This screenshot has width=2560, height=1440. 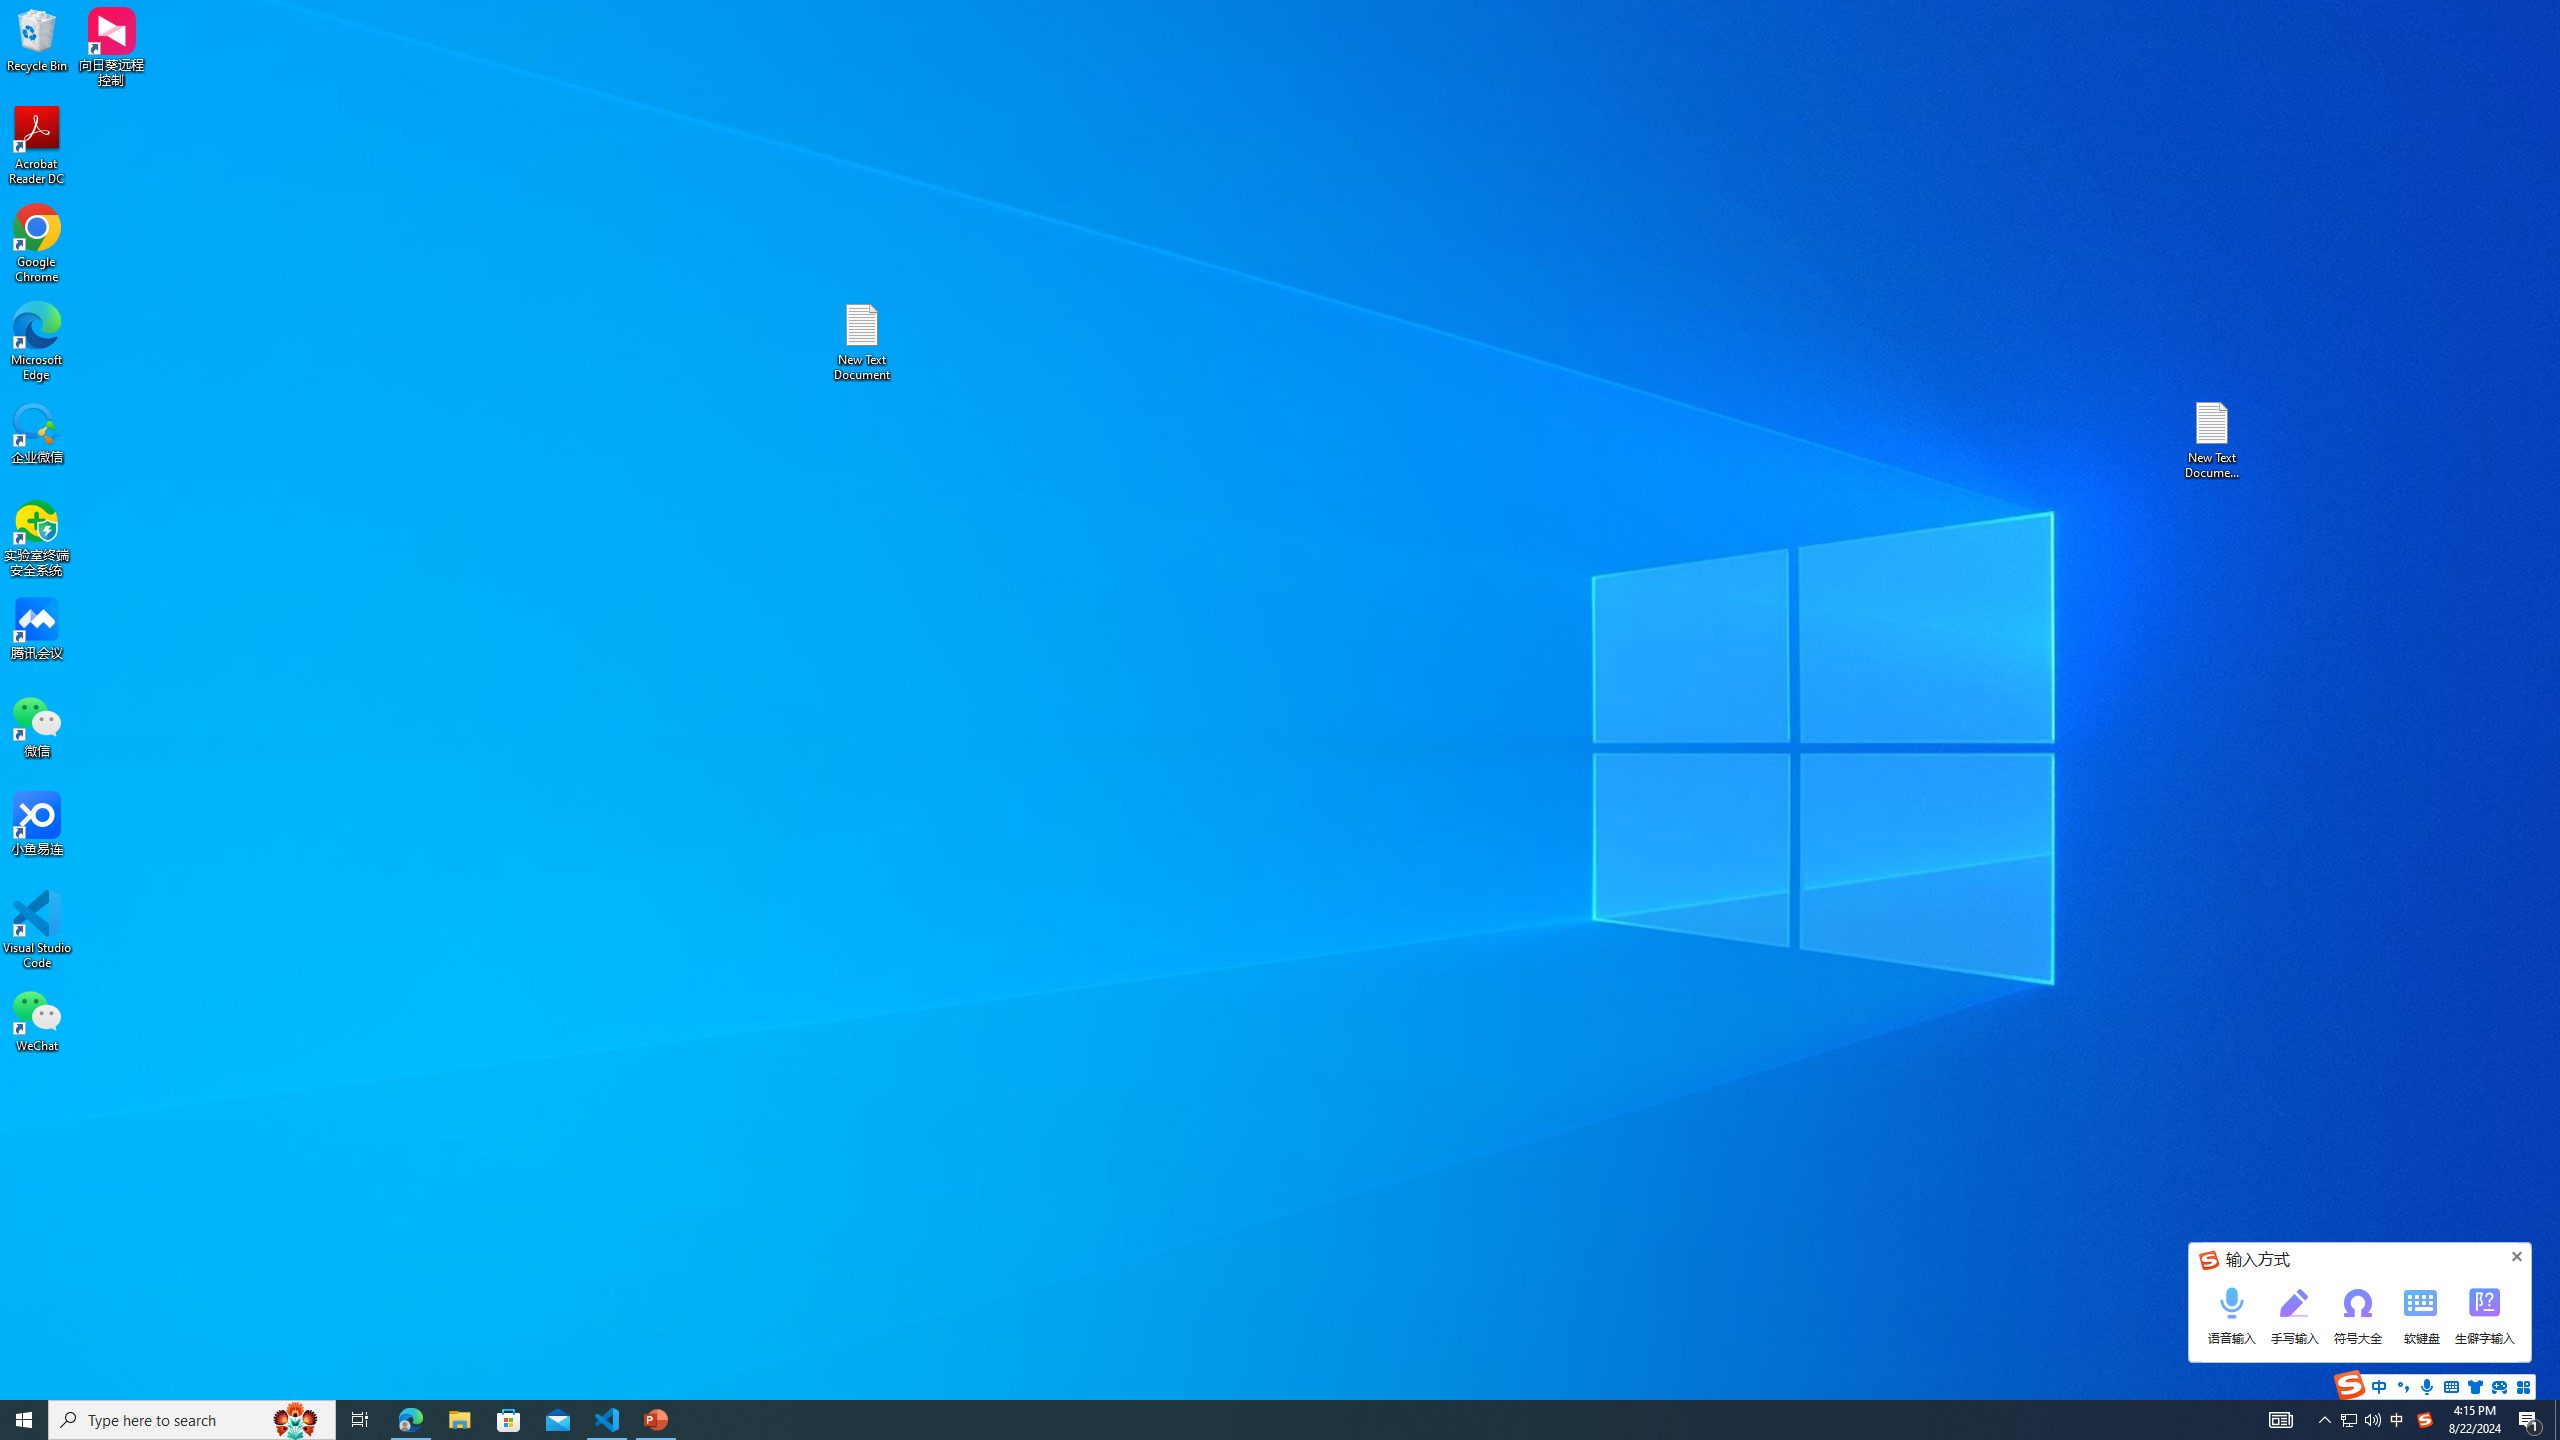 I want to click on 'Google Chrome', so click(x=36, y=244).